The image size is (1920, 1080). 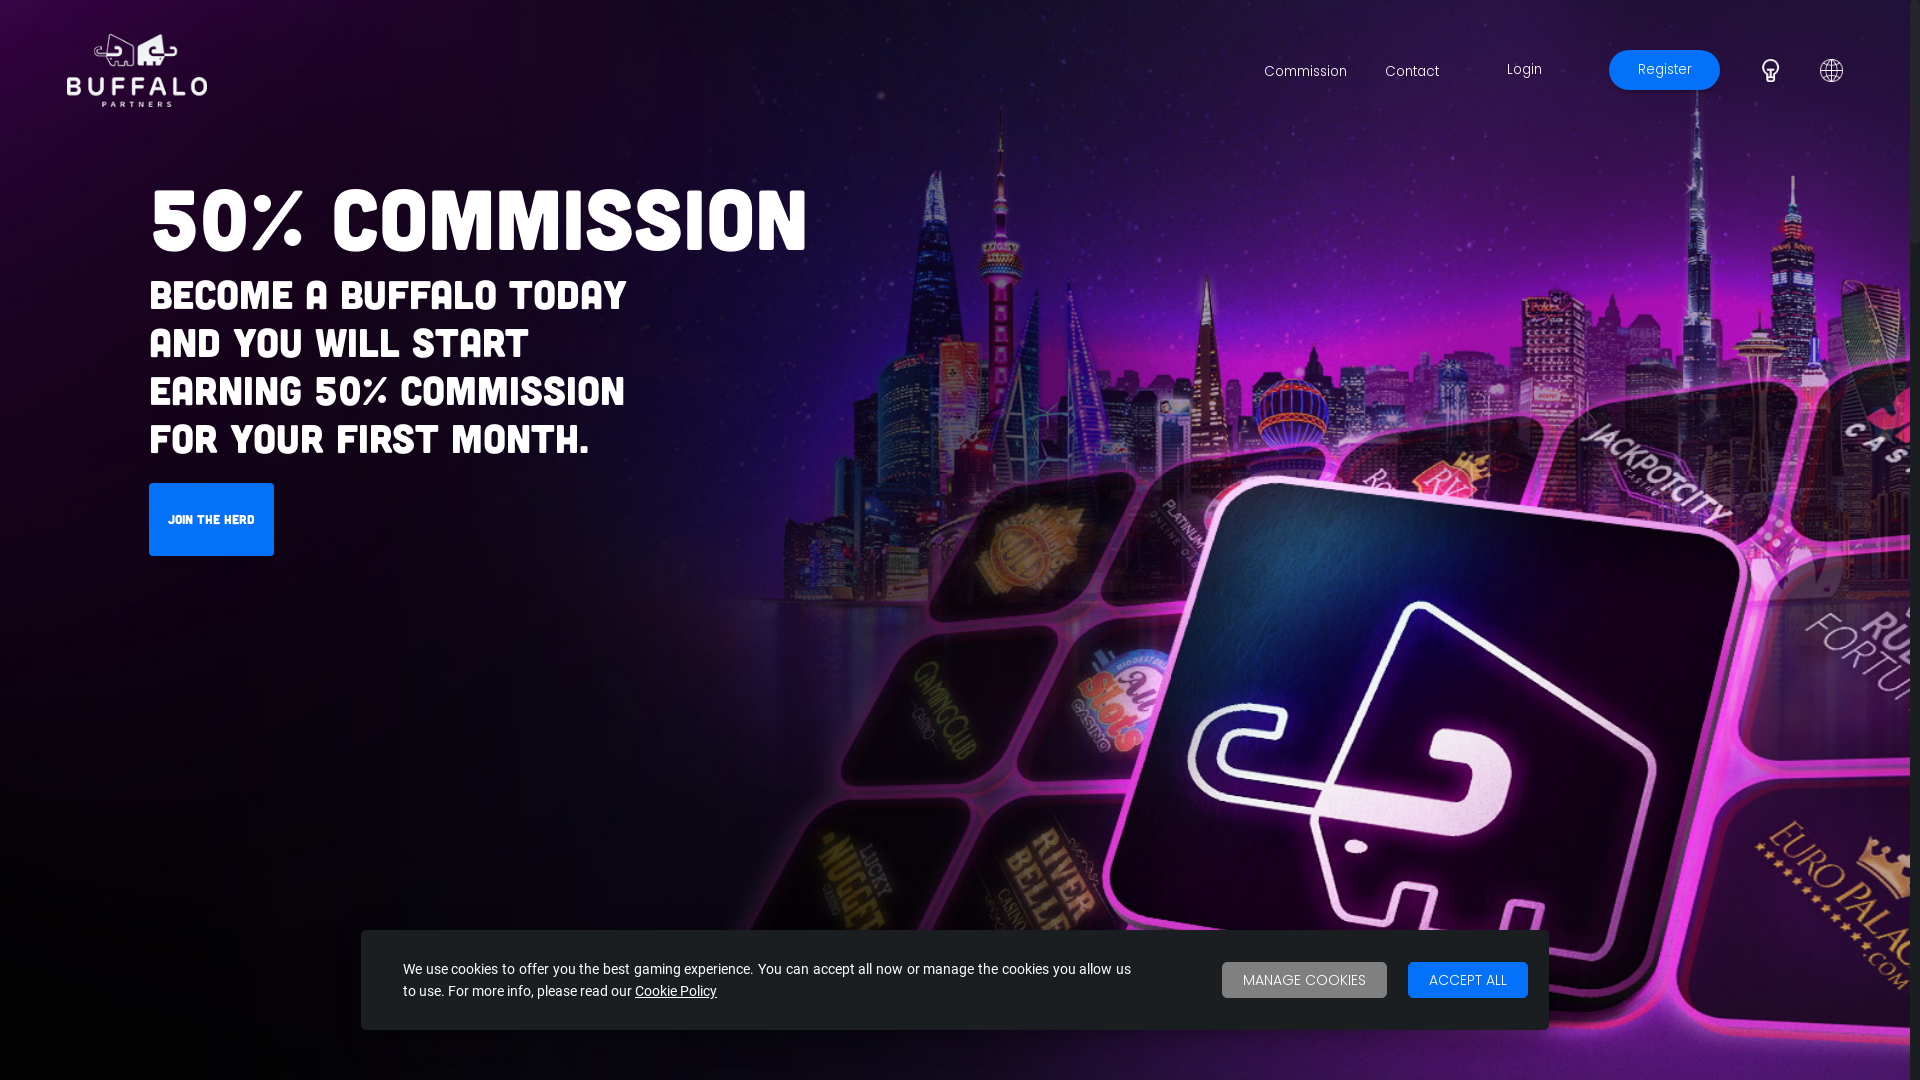 What do you see at coordinates (1304, 978) in the screenshot?
I see `'MANAGE COOKIES'` at bounding box center [1304, 978].